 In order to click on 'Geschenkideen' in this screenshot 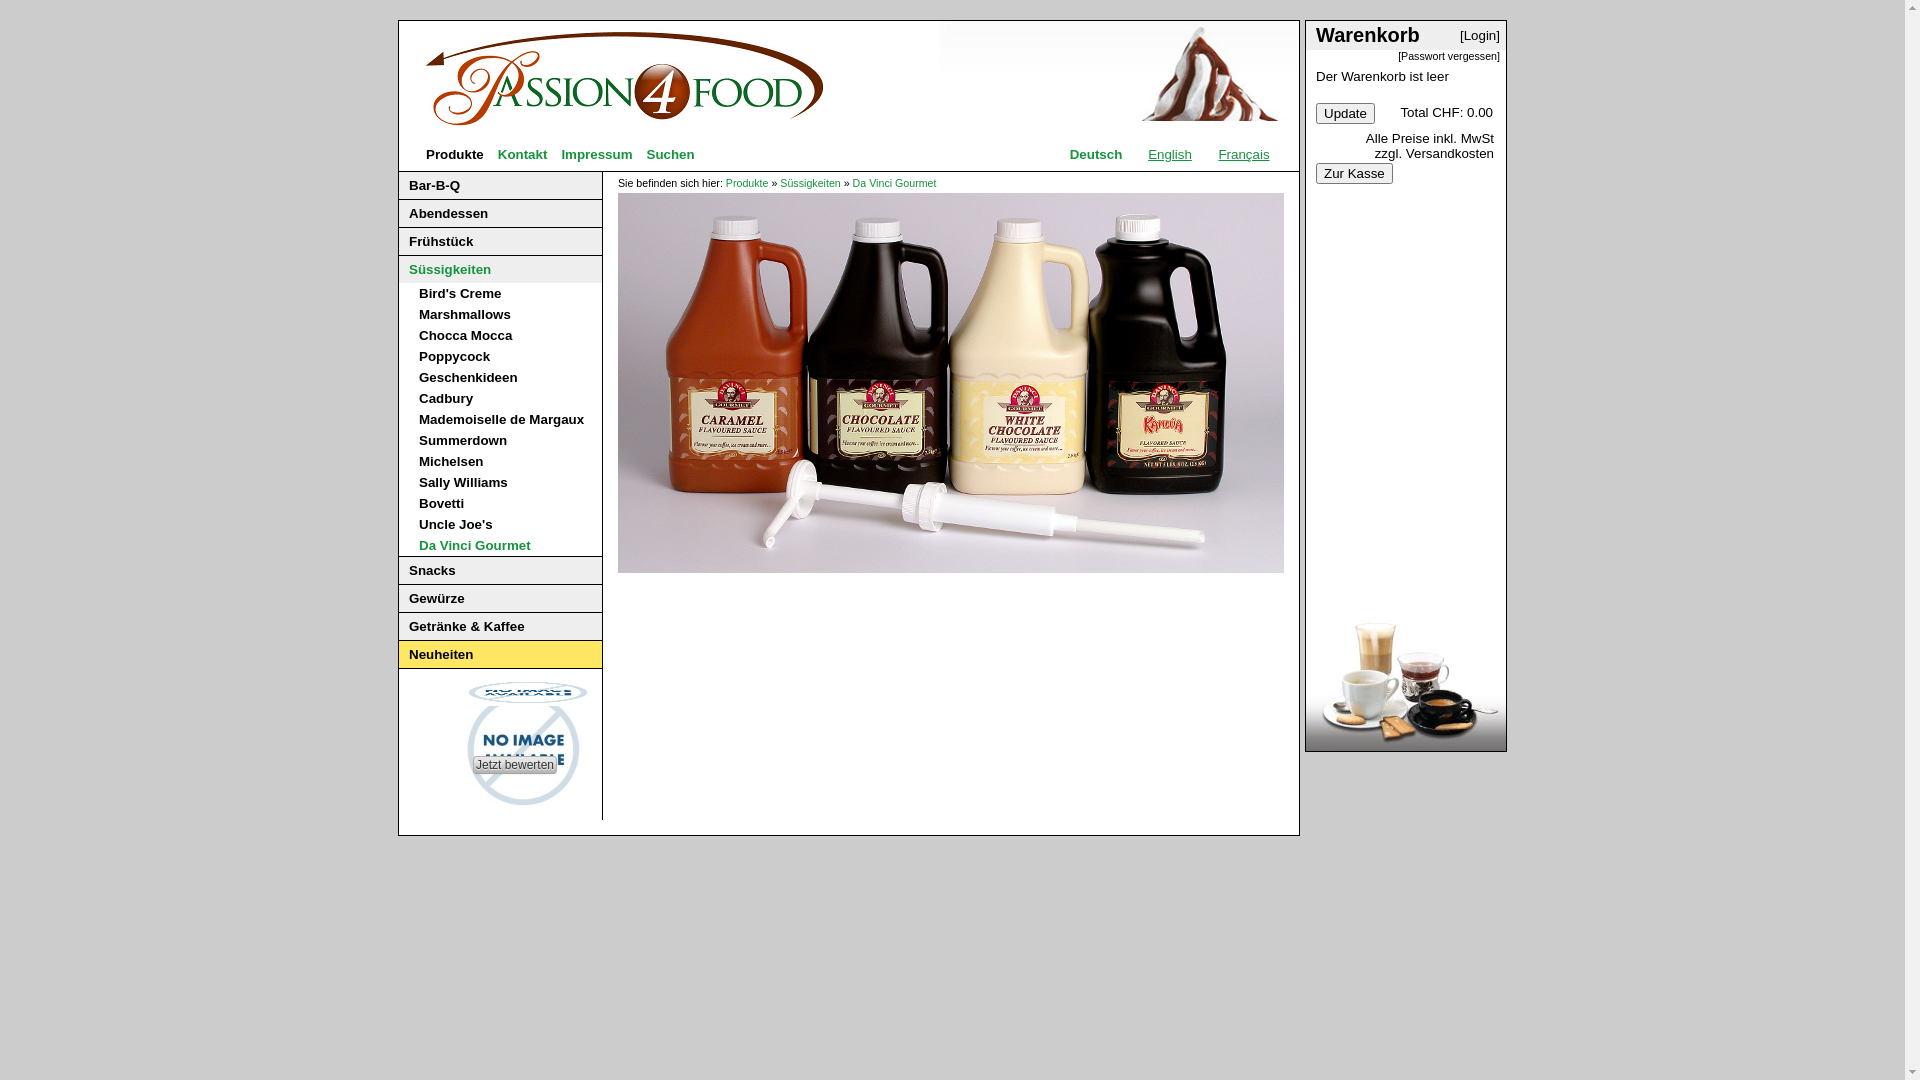, I will do `click(417, 377)`.